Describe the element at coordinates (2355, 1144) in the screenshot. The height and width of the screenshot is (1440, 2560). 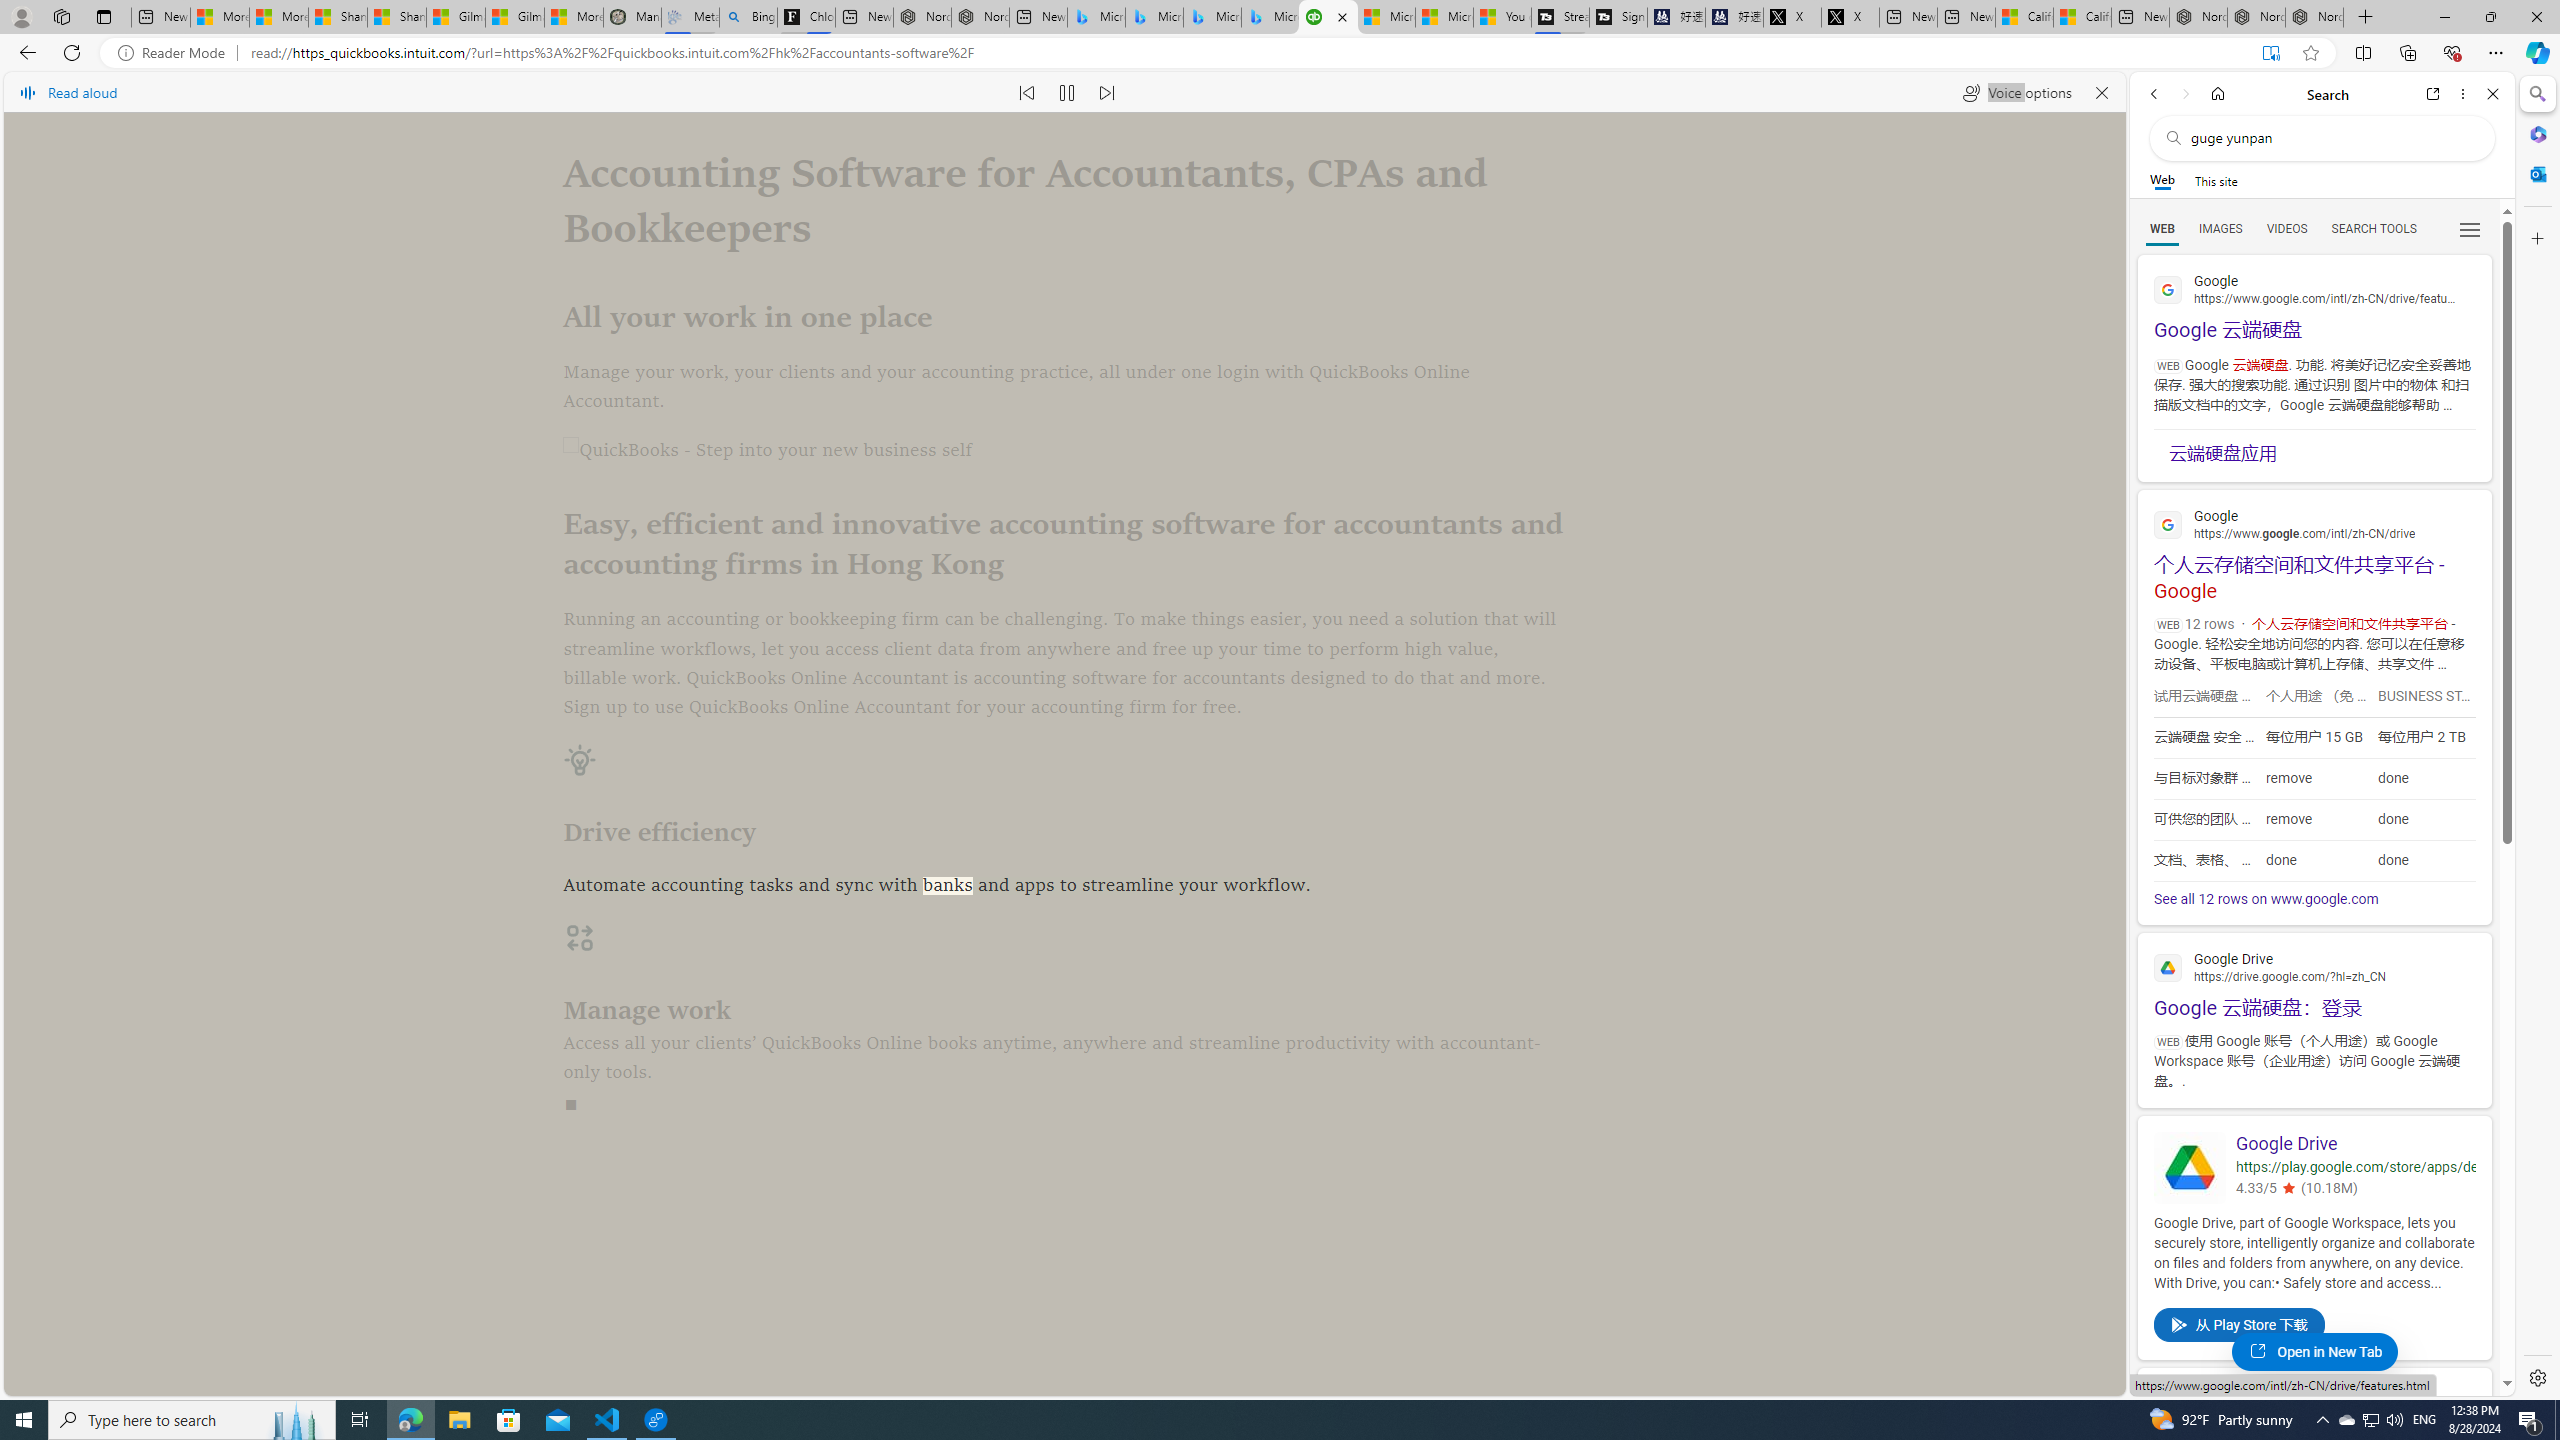
I see `'Google Drive'` at that location.